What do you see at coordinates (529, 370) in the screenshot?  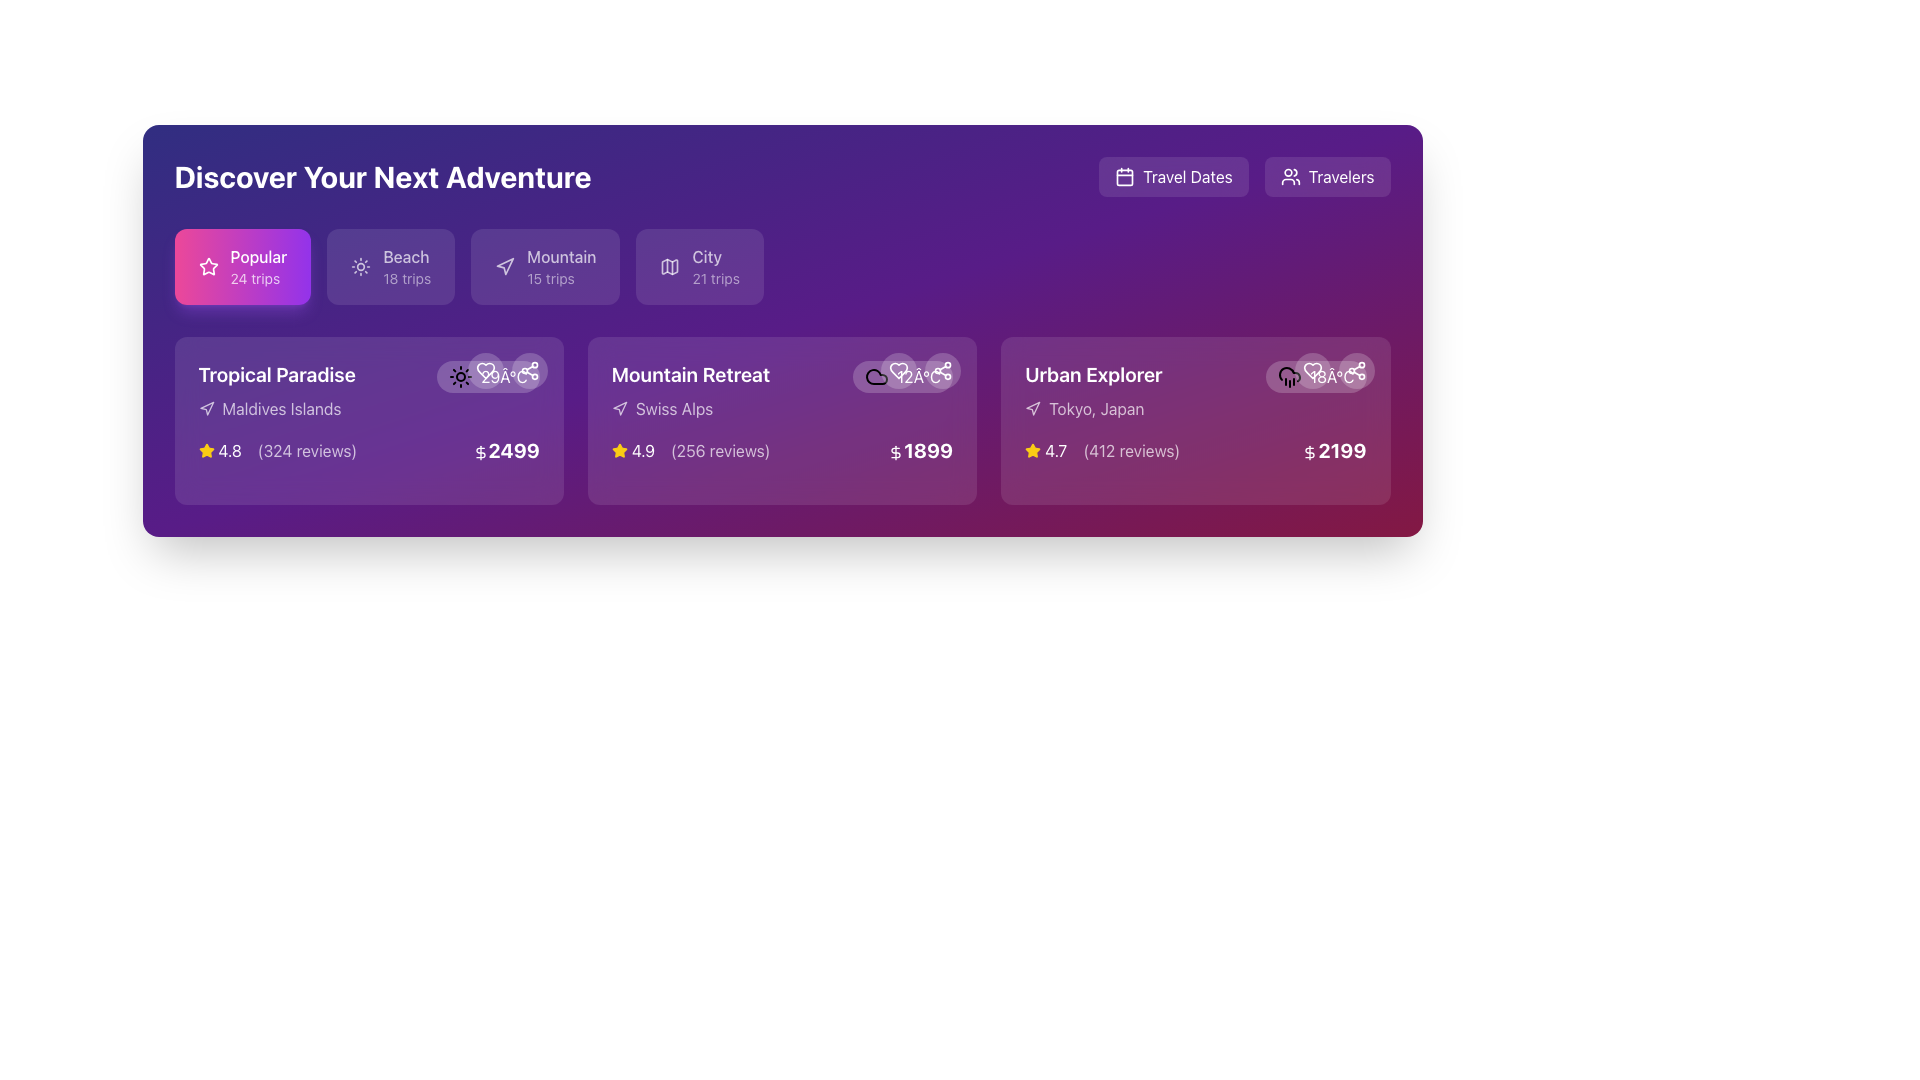 I see `the share icon` at bounding box center [529, 370].